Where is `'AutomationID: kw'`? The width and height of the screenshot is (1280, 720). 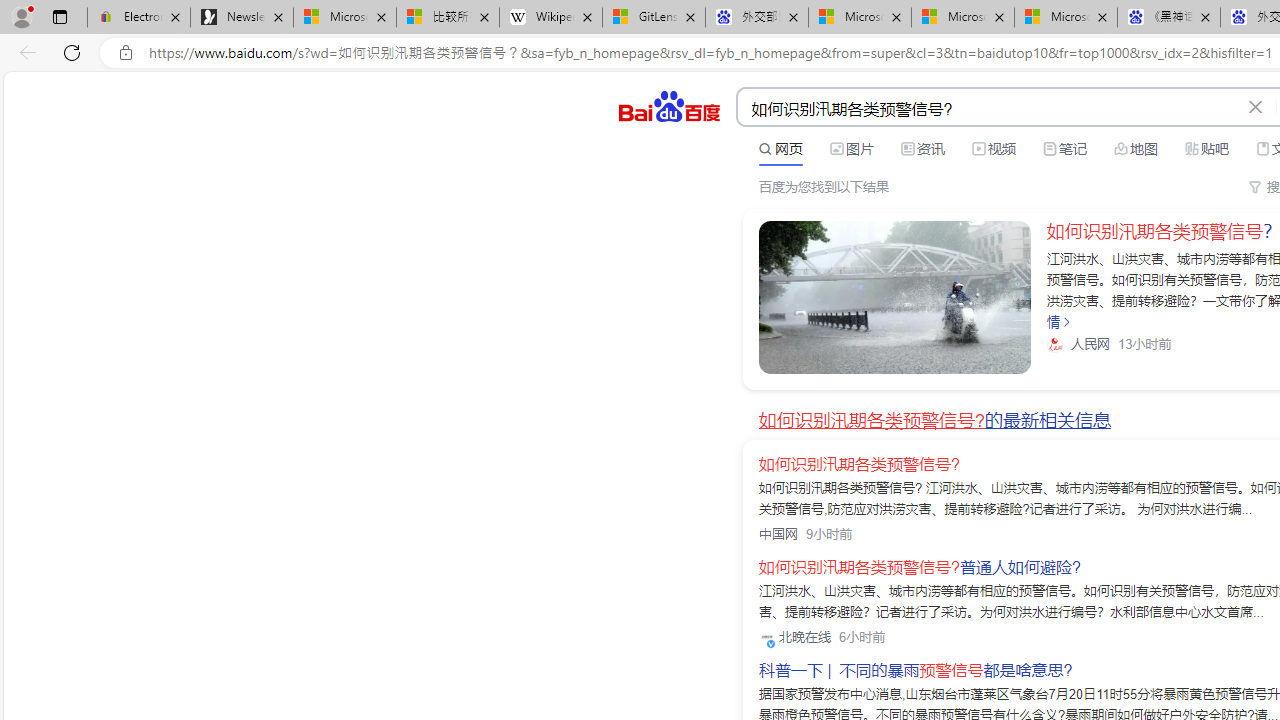 'AutomationID: kw' is located at coordinates (989, 108).